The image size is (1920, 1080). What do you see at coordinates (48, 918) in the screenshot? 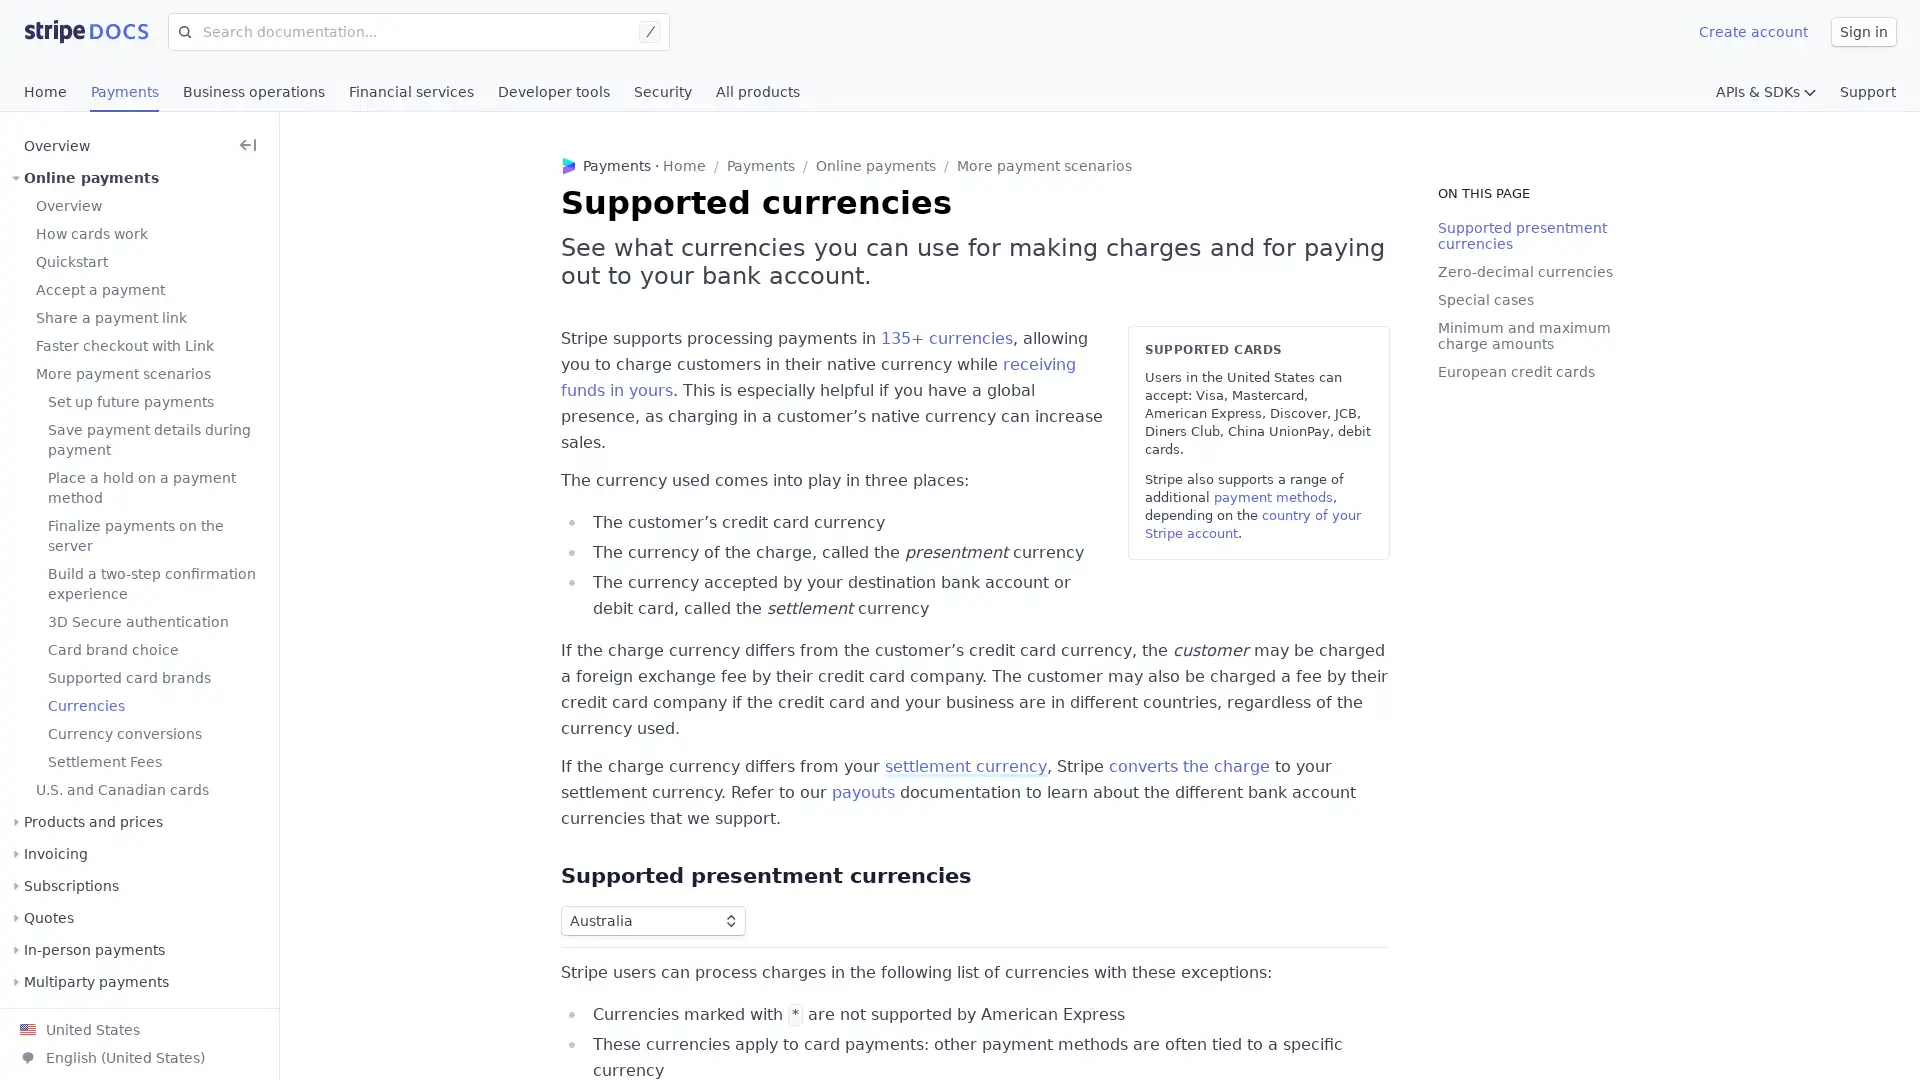
I see `Quotes` at bounding box center [48, 918].